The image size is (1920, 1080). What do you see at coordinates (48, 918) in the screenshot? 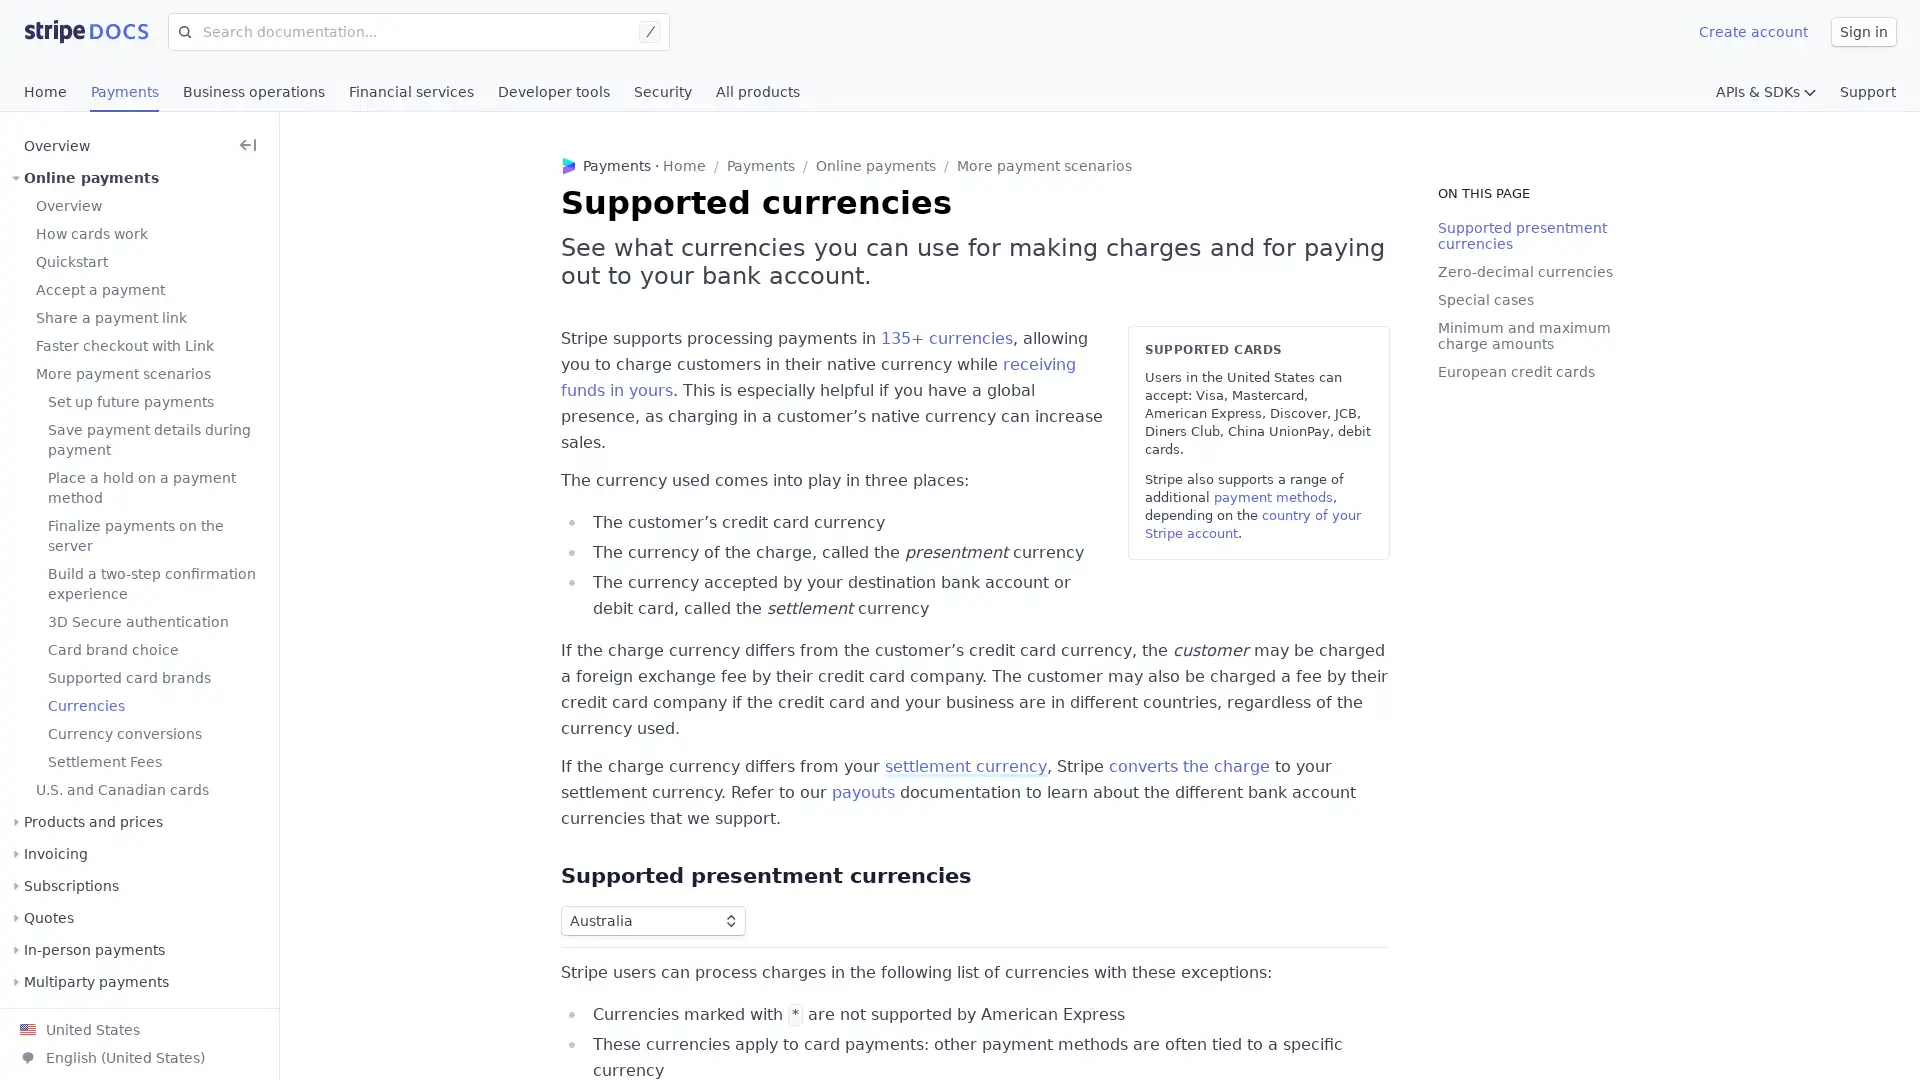
I see `Quotes` at bounding box center [48, 918].